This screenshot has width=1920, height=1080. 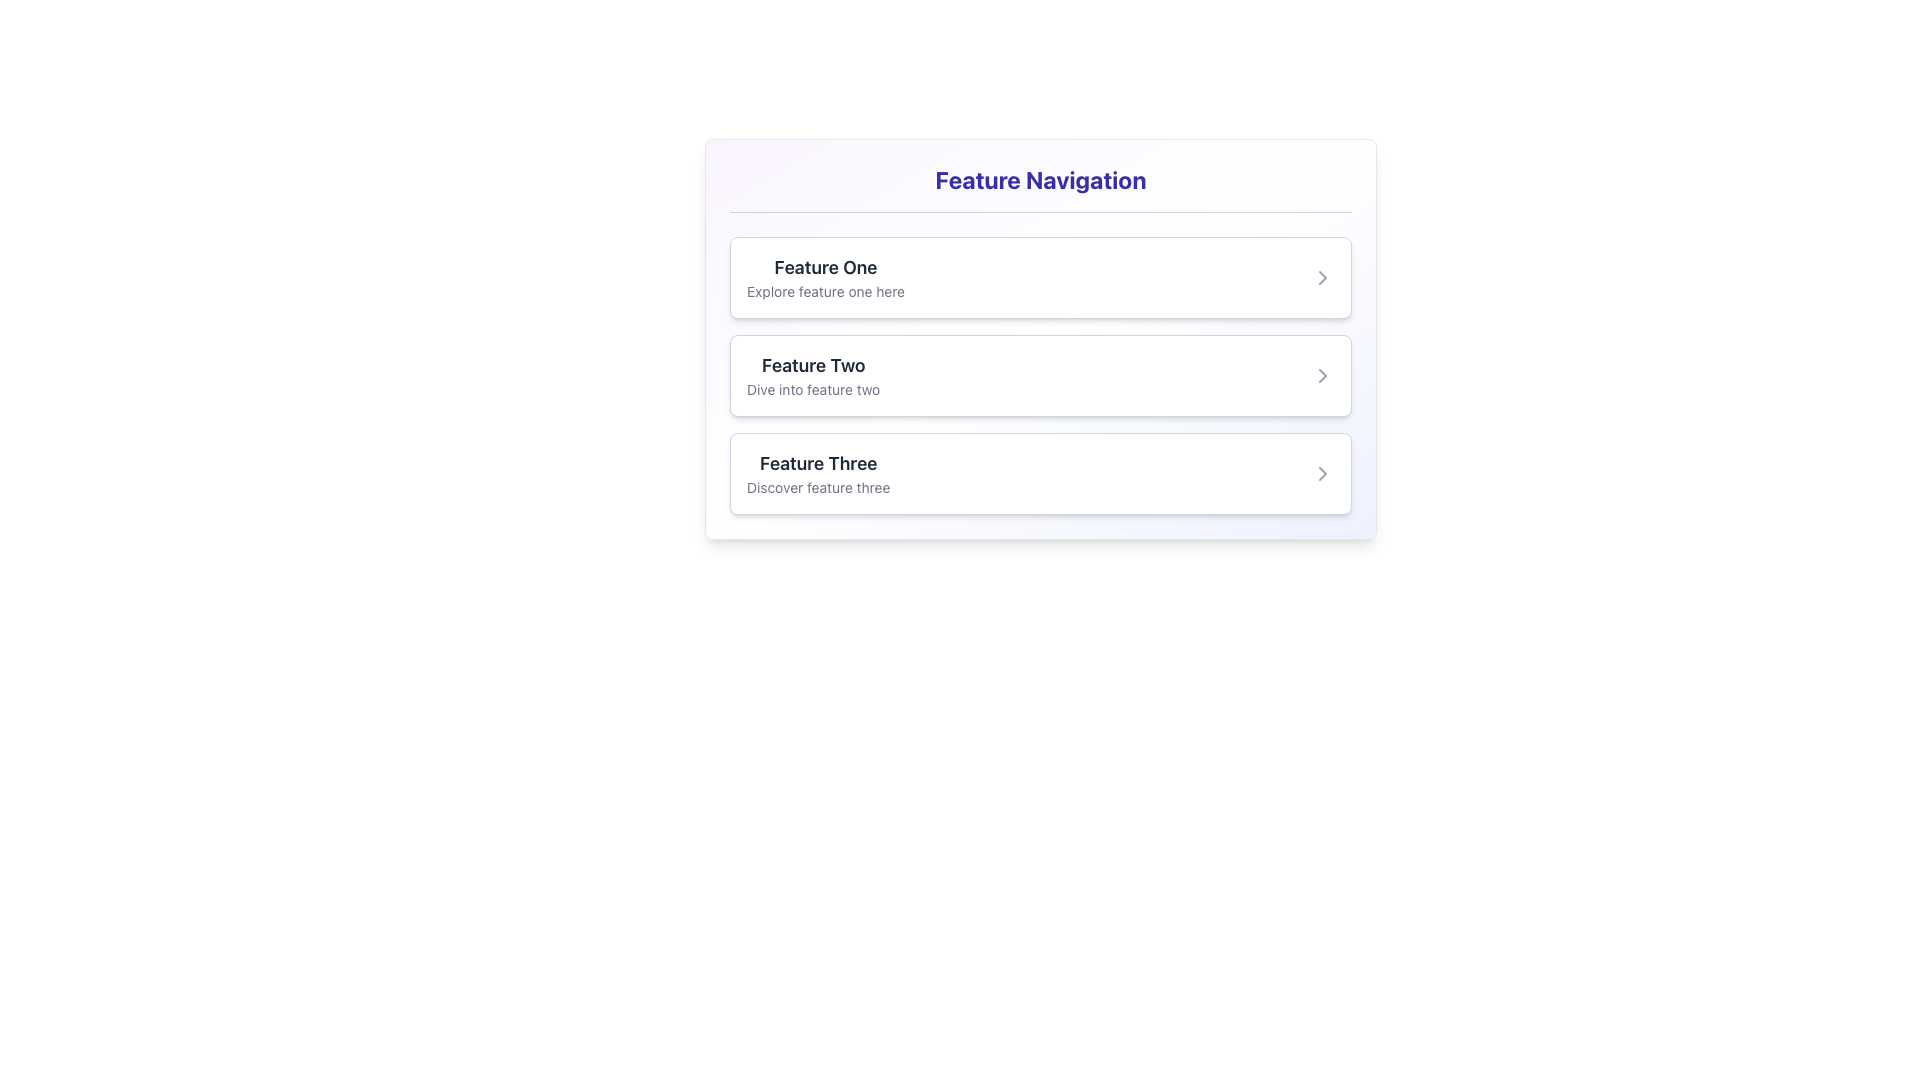 I want to click on the right-pointing navigation chevron icon located in the third row labeled 'Feature Three' in the feature navigation panel, so click(x=1323, y=474).